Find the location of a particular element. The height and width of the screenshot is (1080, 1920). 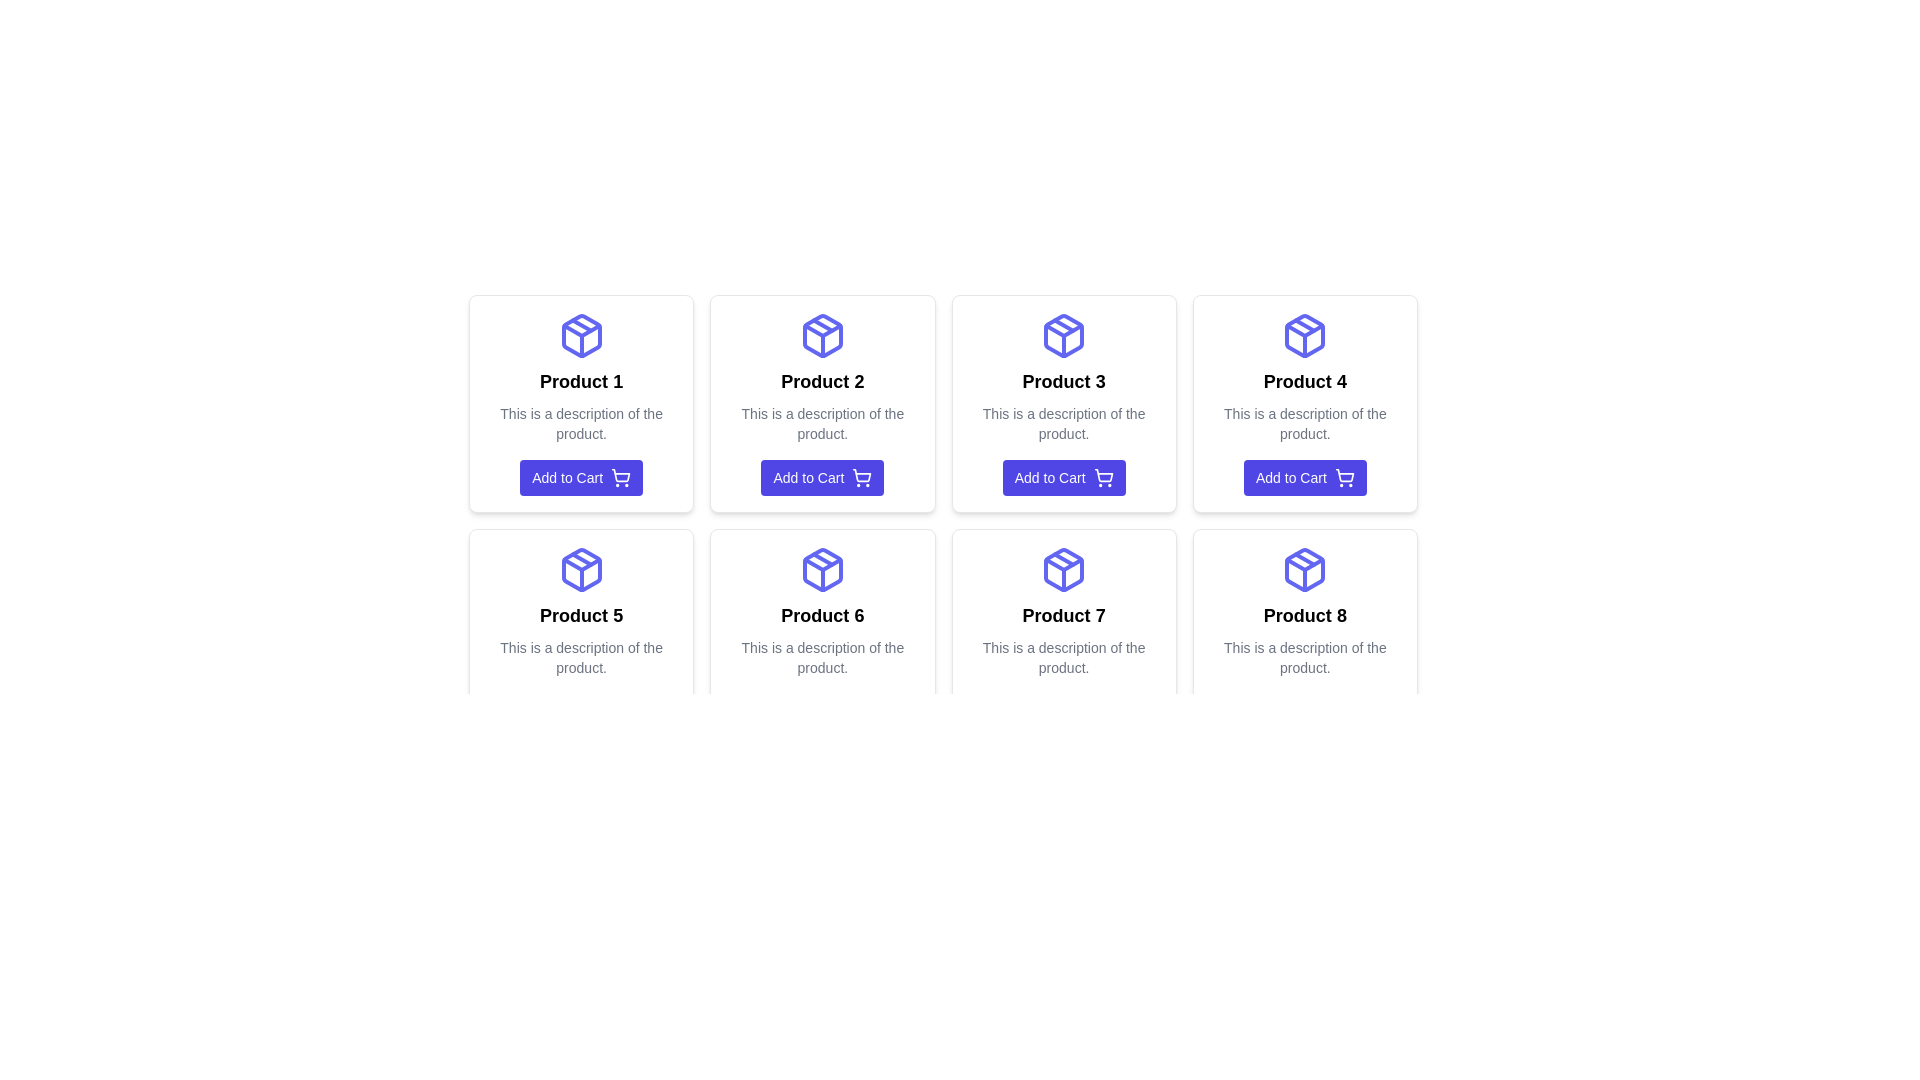

the blue square-shaped SVG icon resembling a package or box located at the top of the card labeled 'Product 7' is located at coordinates (1063, 570).